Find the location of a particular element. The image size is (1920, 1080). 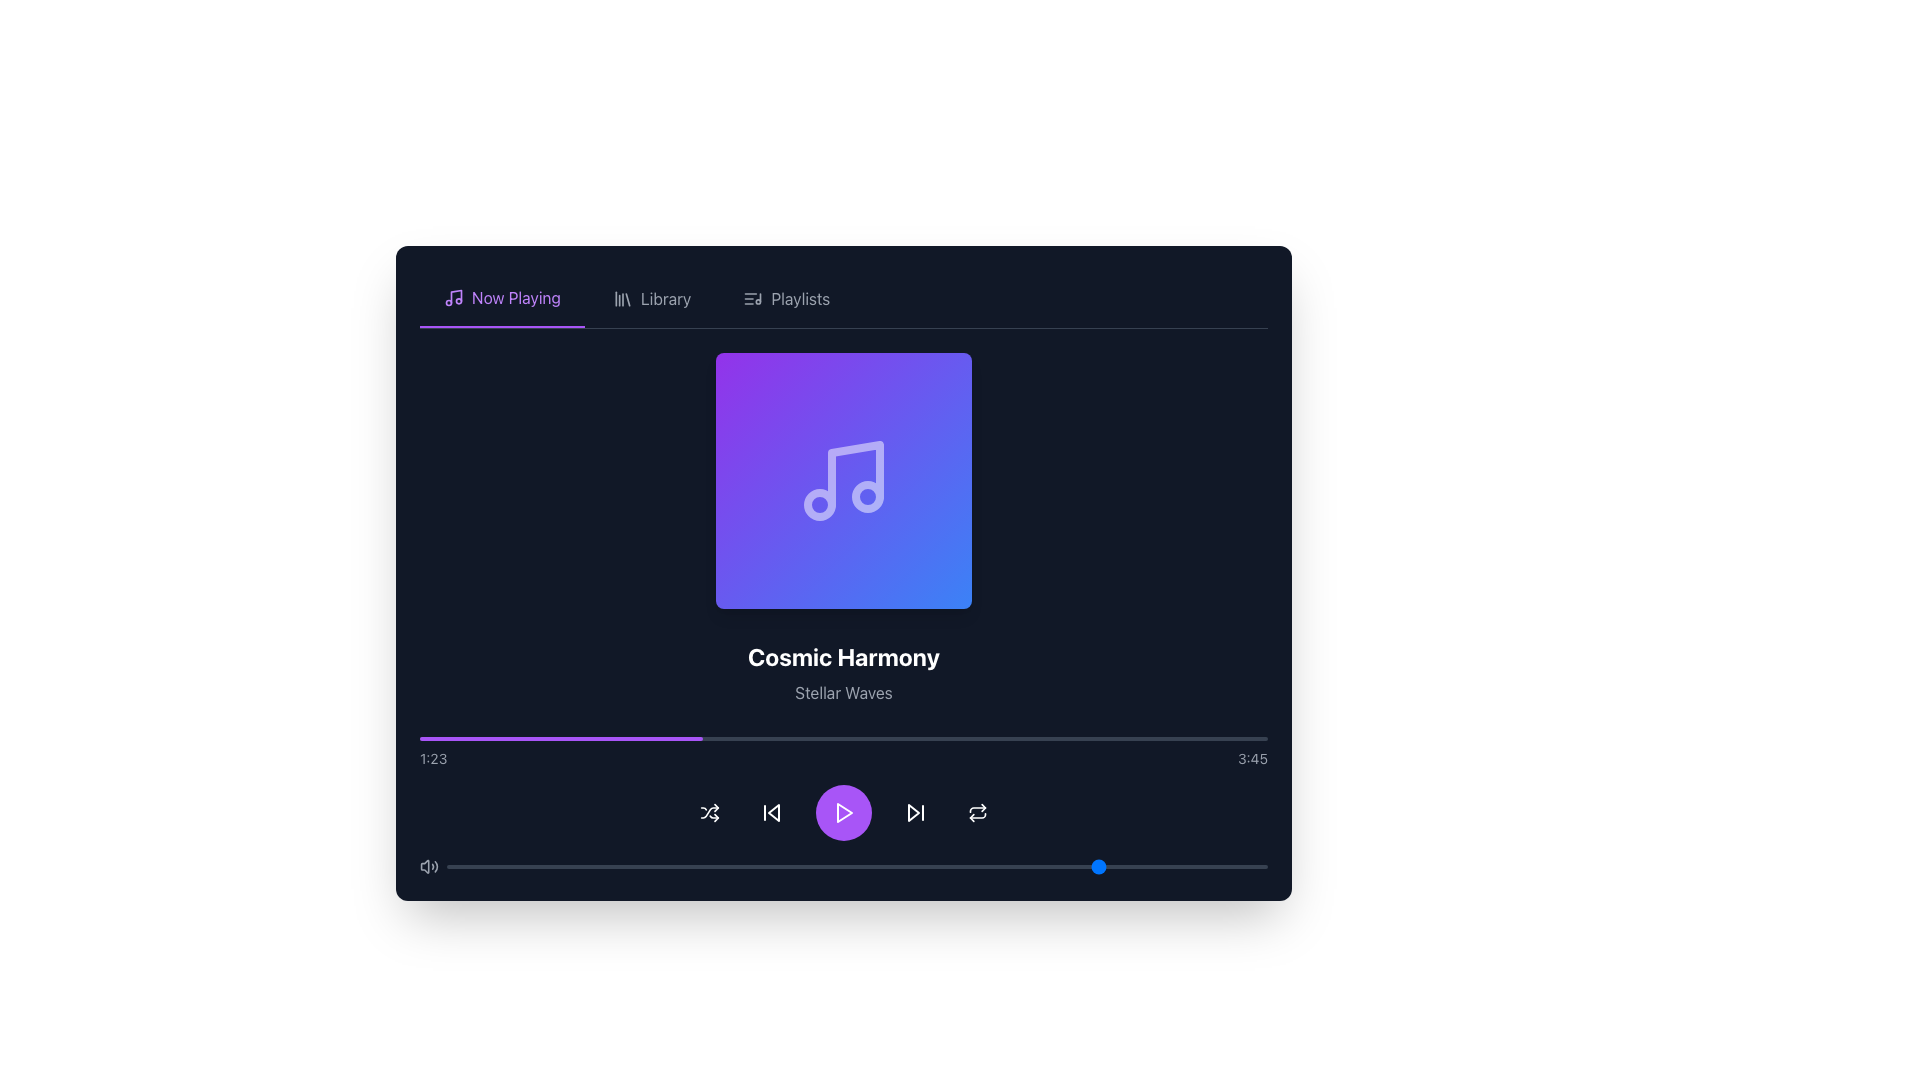

the first button on the bottom control bar is located at coordinates (710, 813).